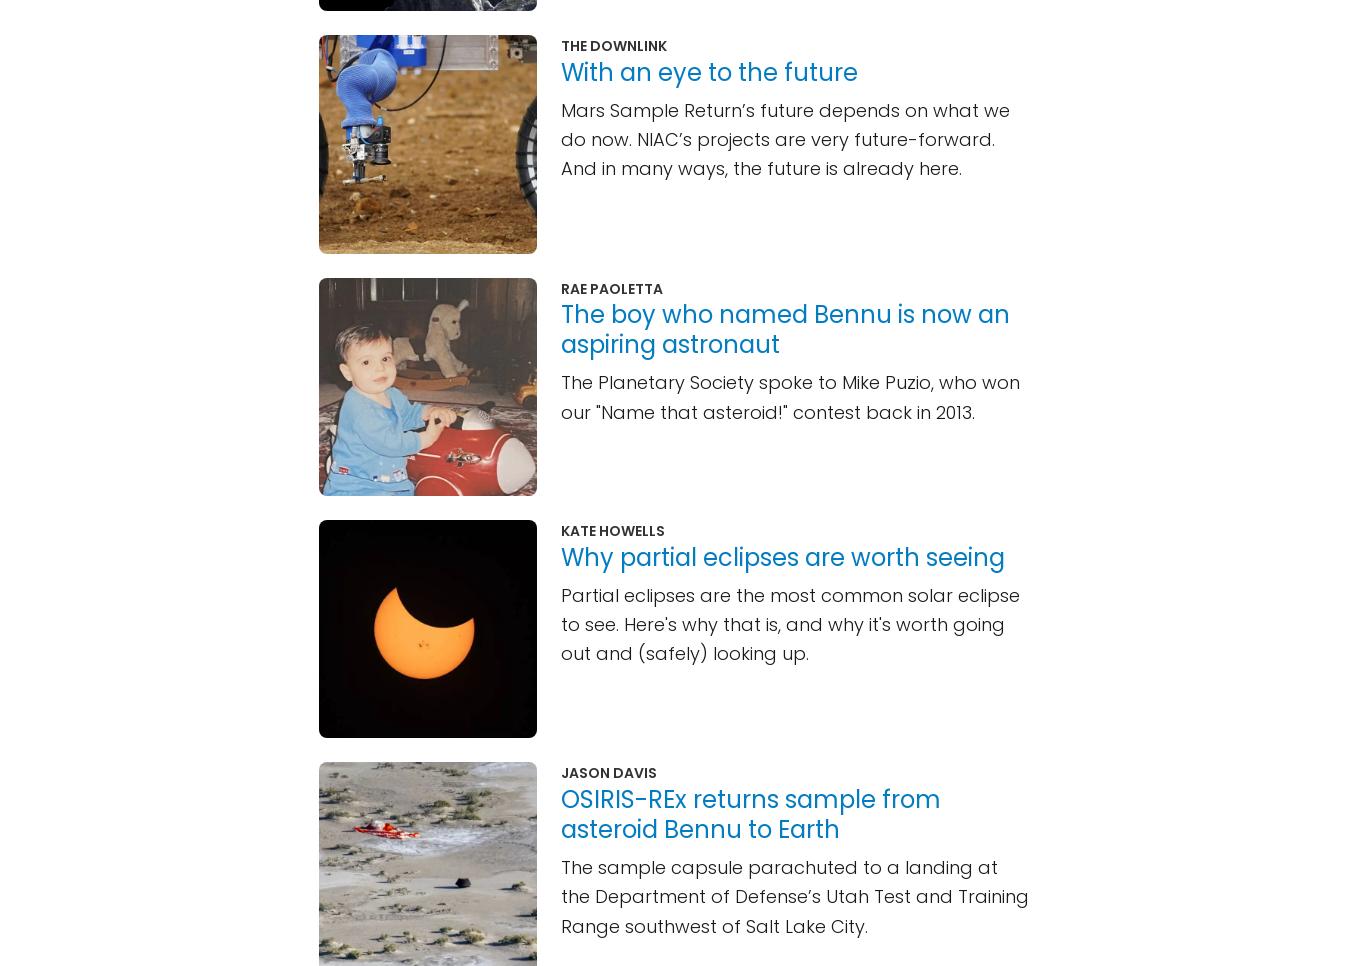 The width and height of the screenshot is (1350, 966). What do you see at coordinates (613, 530) in the screenshot?
I see `'Kate Howells'` at bounding box center [613, 530].